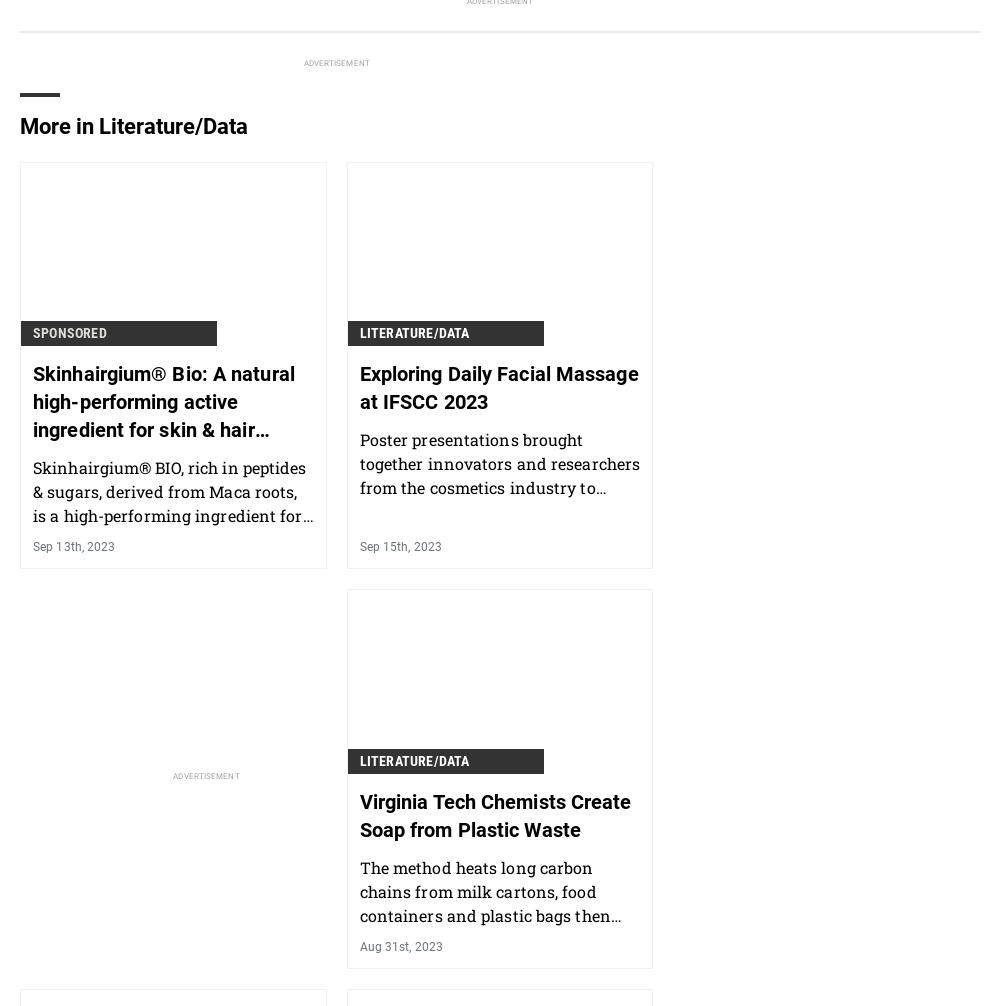 The image size is (1000, 1006). What do you see at coordinates (33, 546) in the screenshot?
I see `'Sep 13th, 2023'` at bounding box center [33, 546].